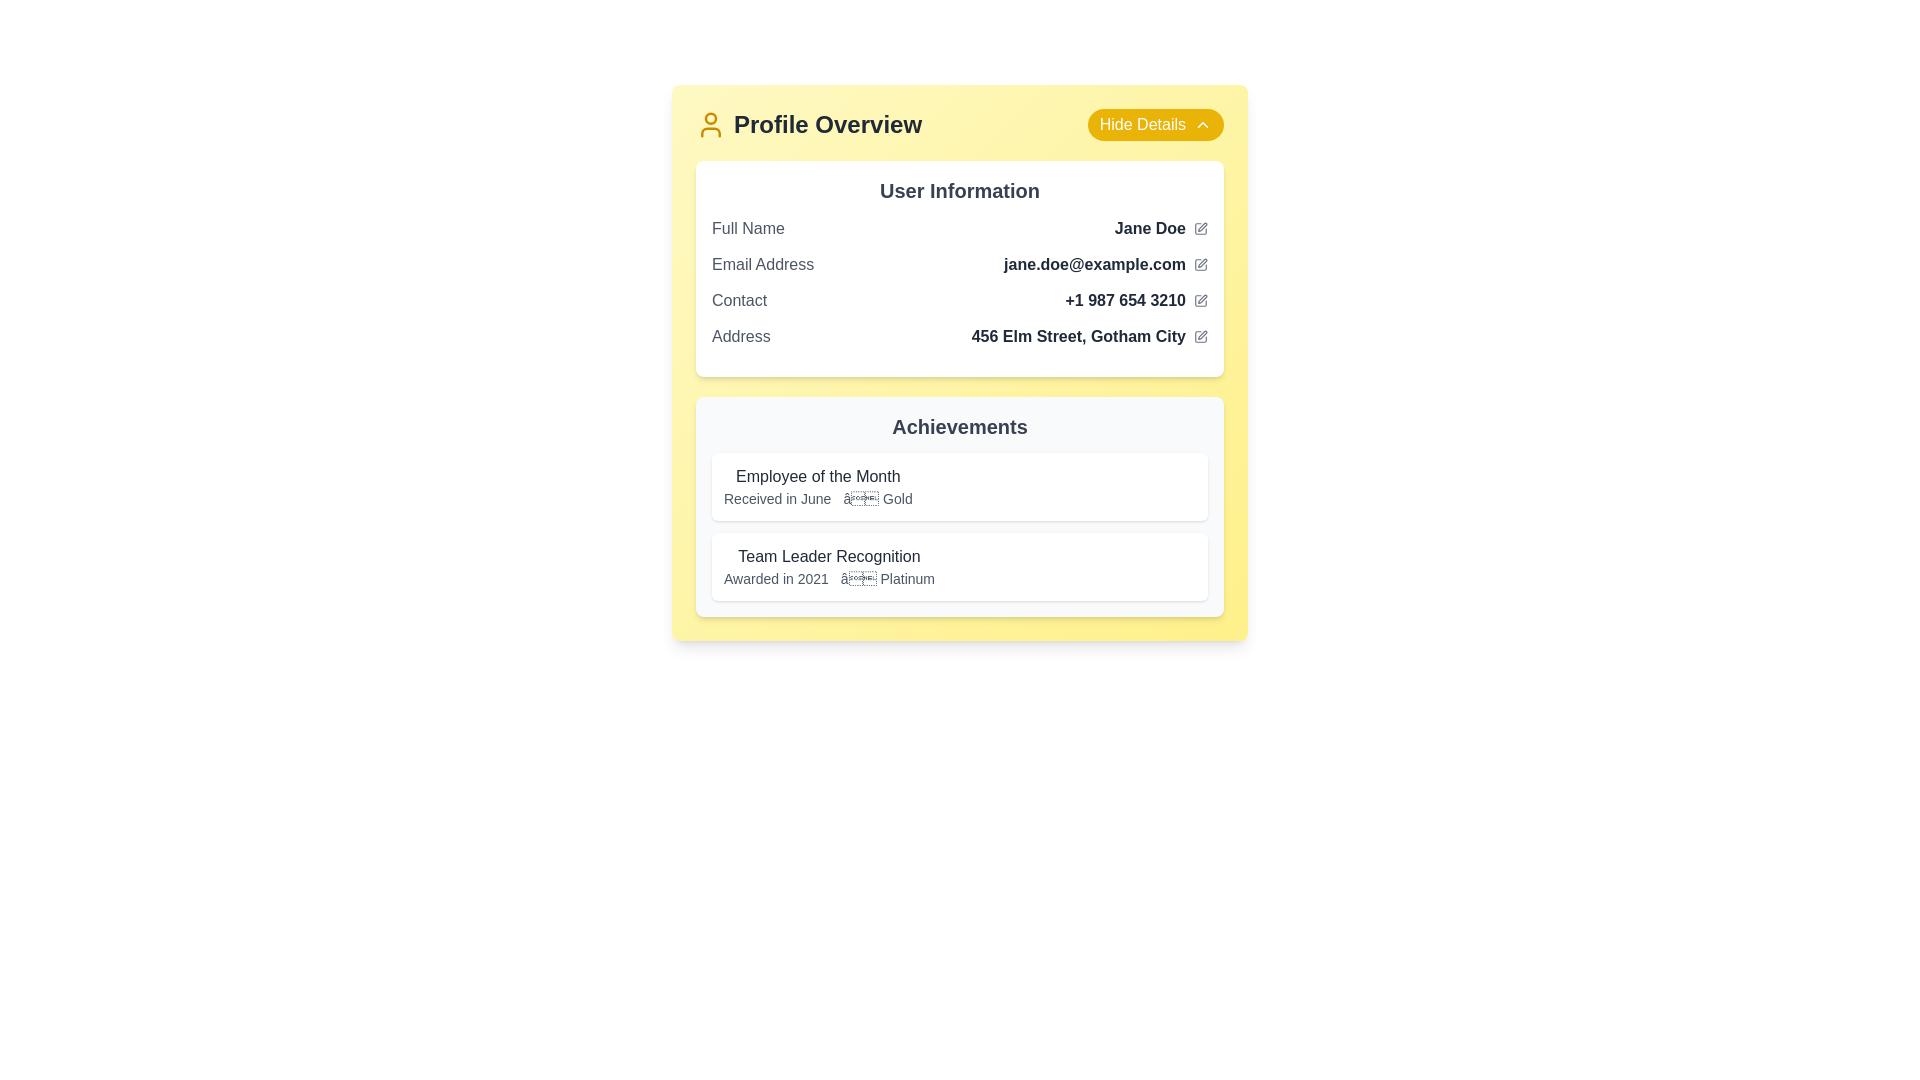  What do you see at coordinates (809, 124) in the screenshot?
I see `text of the Label header with icon indicating 'Profile Overview', which is positioned on the left-hand side of the horizontal bar at the top of the panel` at bounding box center [809, 124].